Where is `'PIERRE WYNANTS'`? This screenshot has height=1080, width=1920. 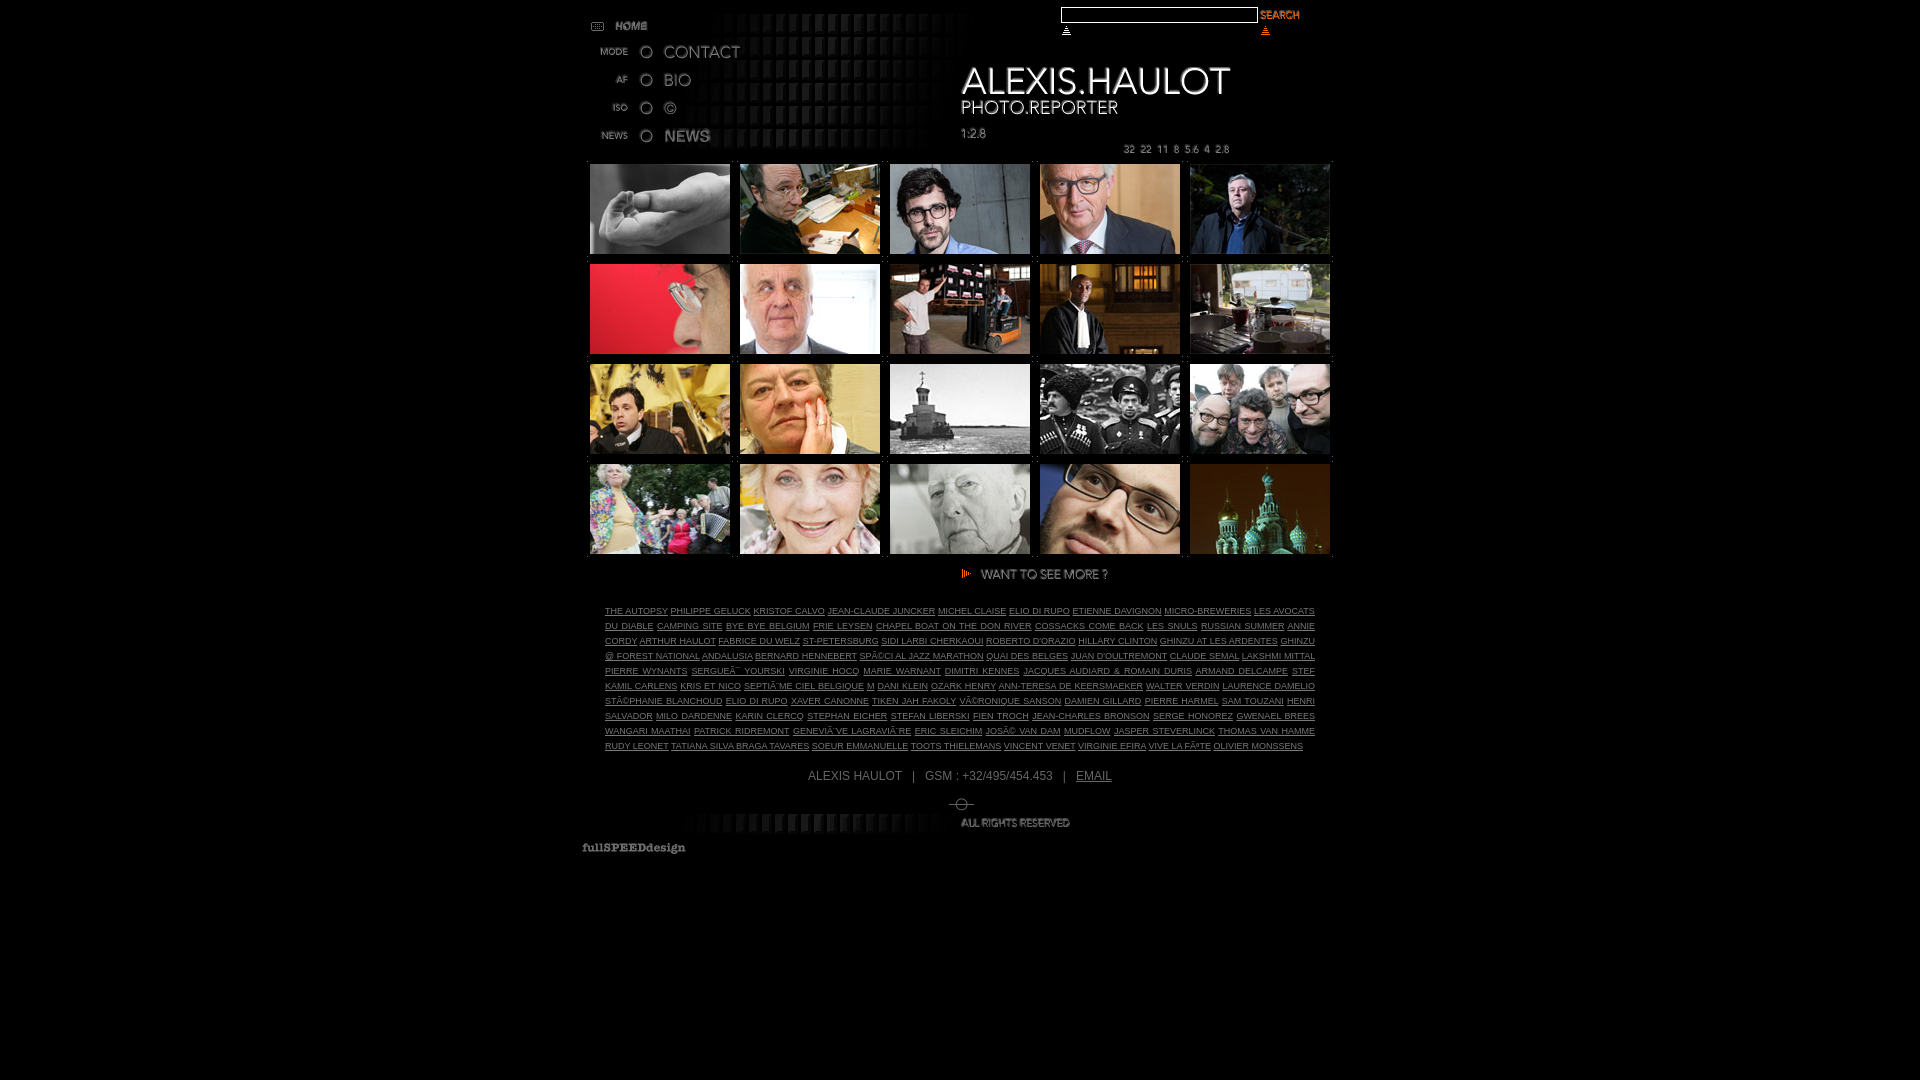 'PIERRE WYNANTS' is located at coordinates (646, 671).